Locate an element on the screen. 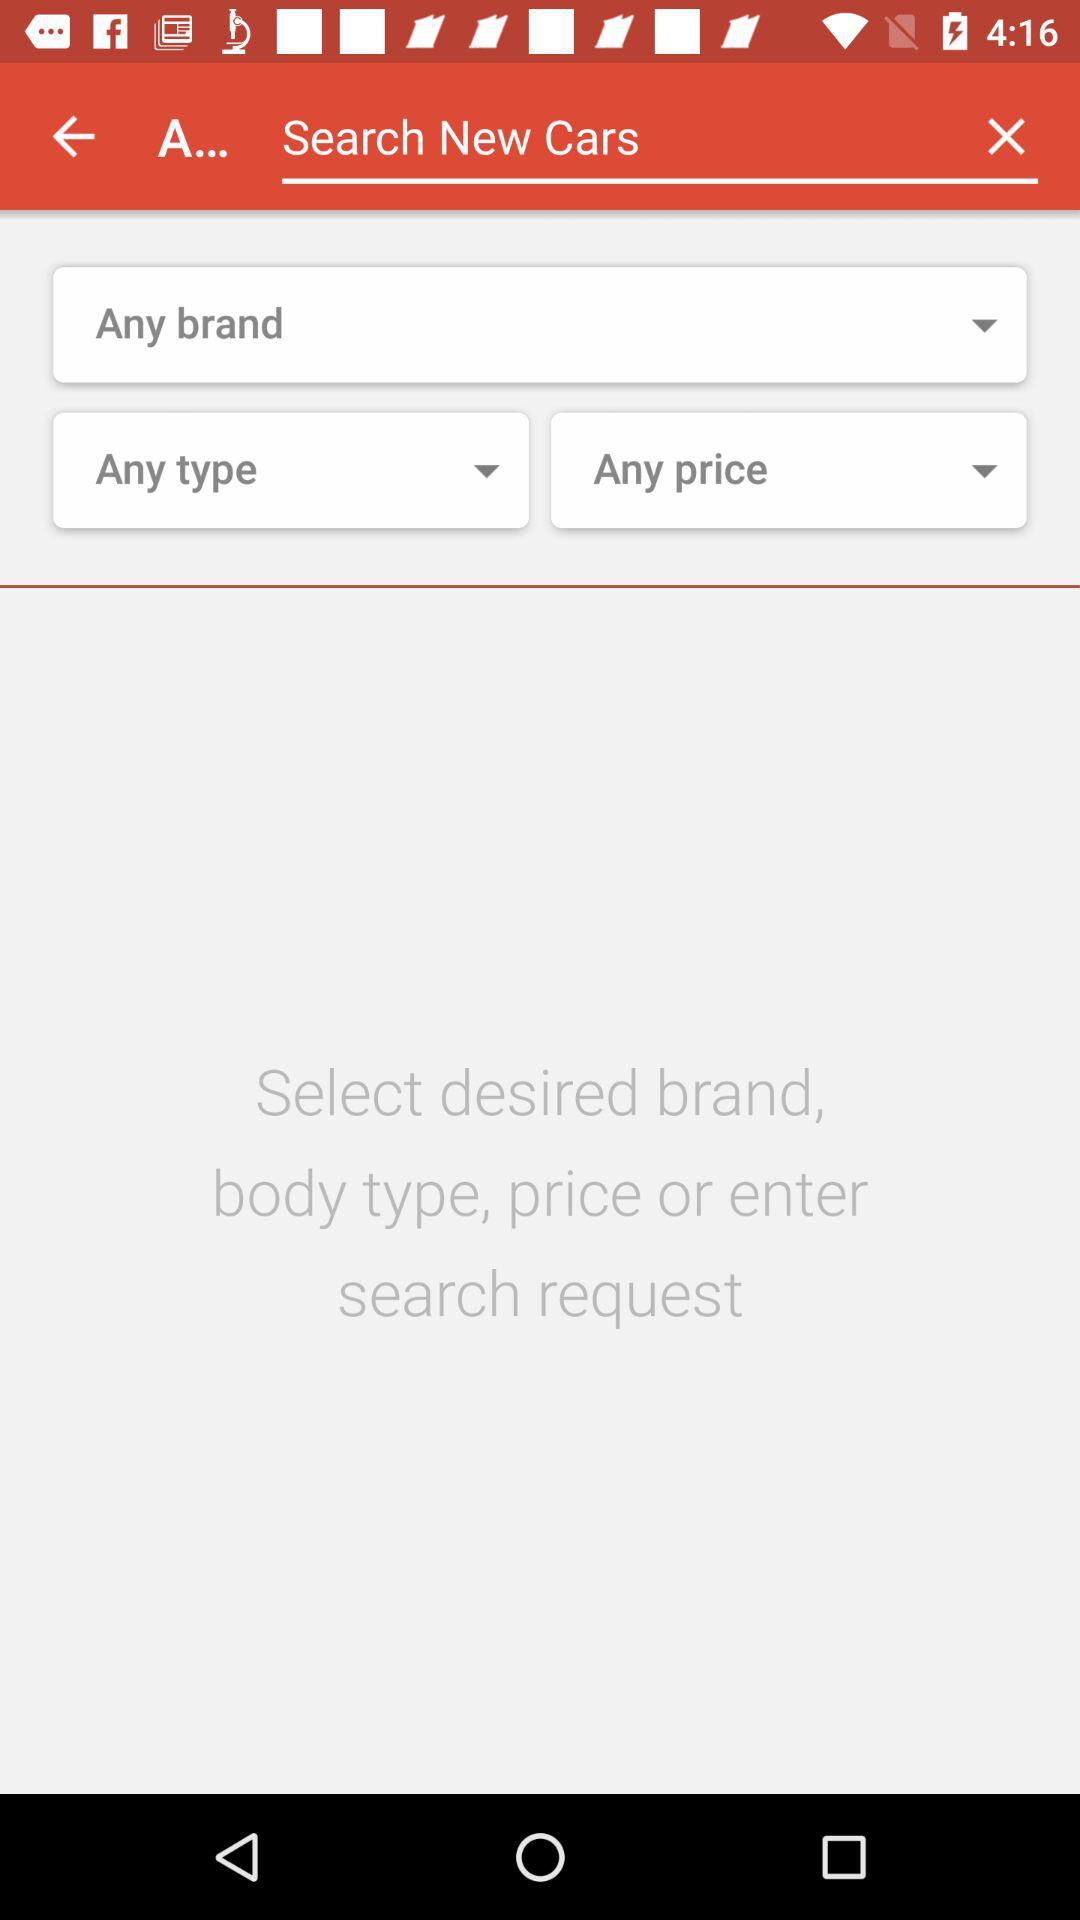  search new cars is located at coordinates (606, 135).